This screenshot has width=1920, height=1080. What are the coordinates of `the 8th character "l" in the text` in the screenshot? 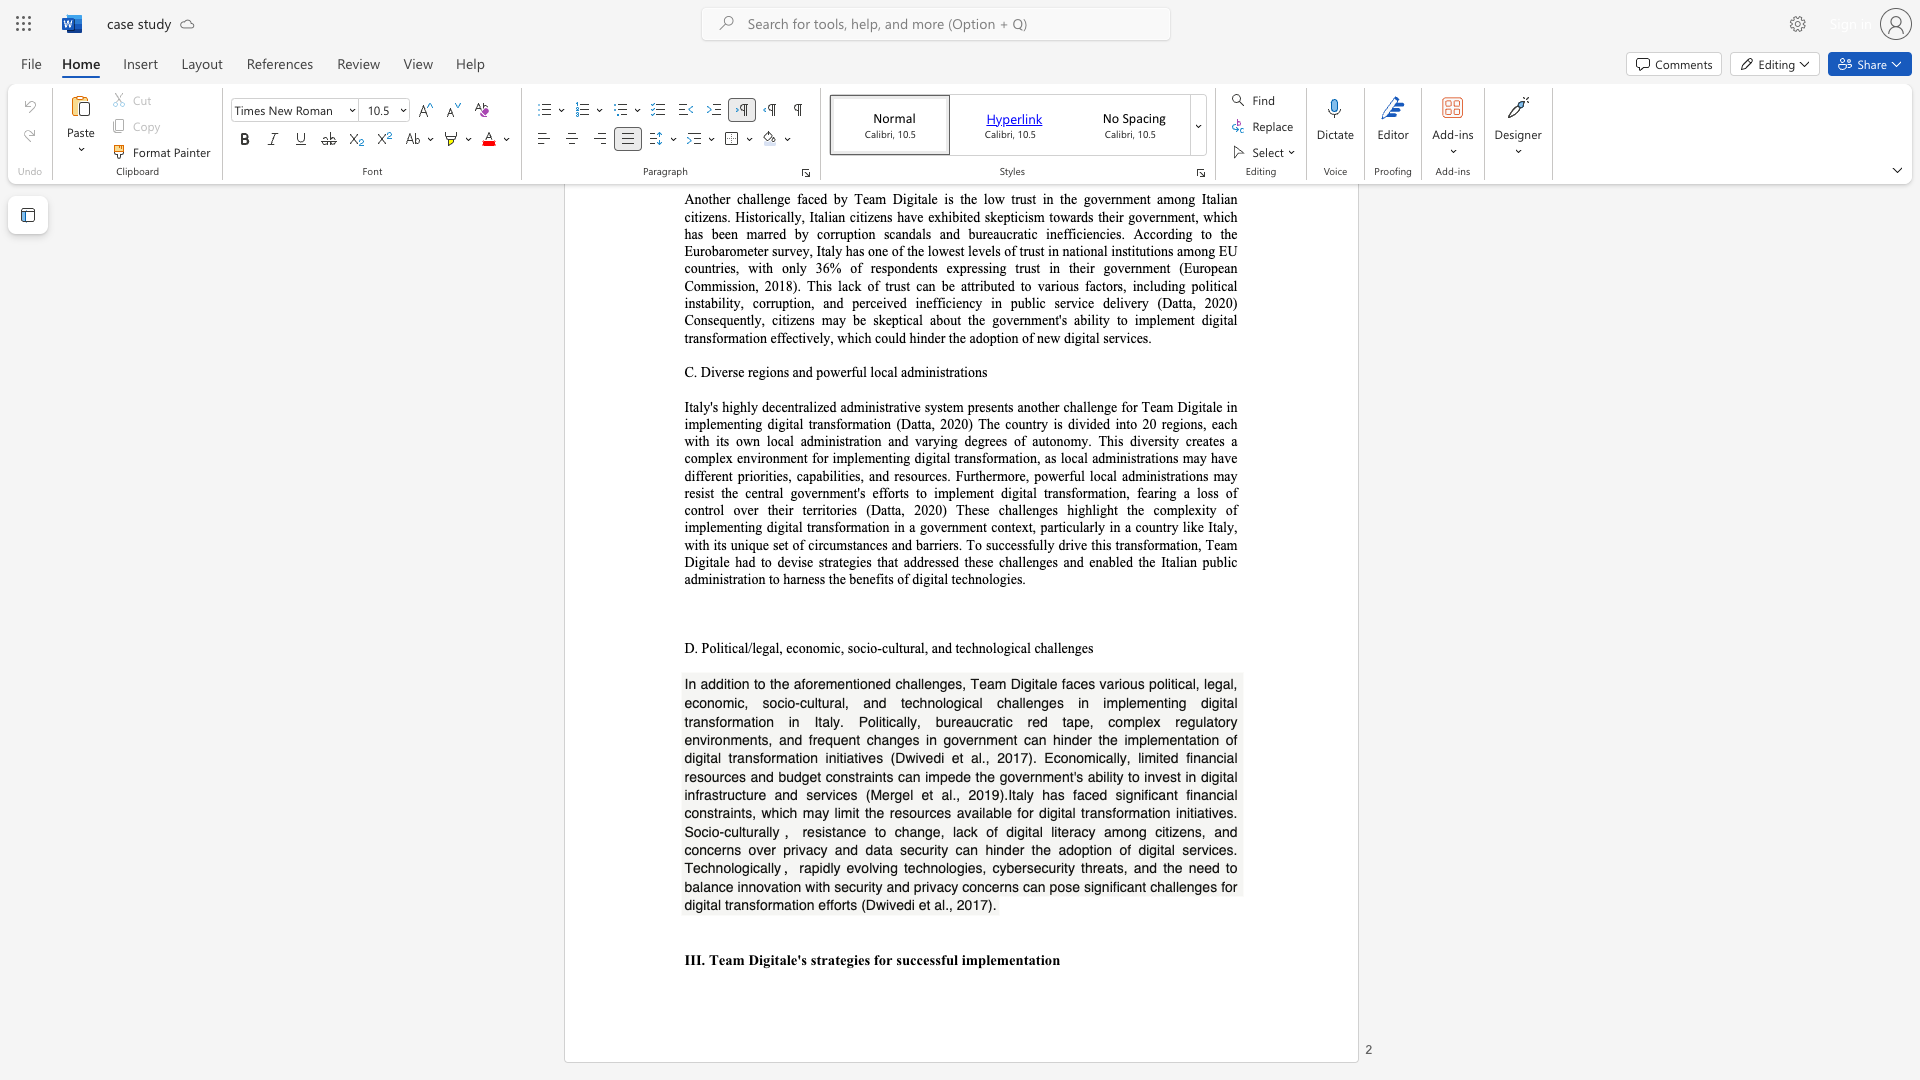 It's located at (1028, 648).